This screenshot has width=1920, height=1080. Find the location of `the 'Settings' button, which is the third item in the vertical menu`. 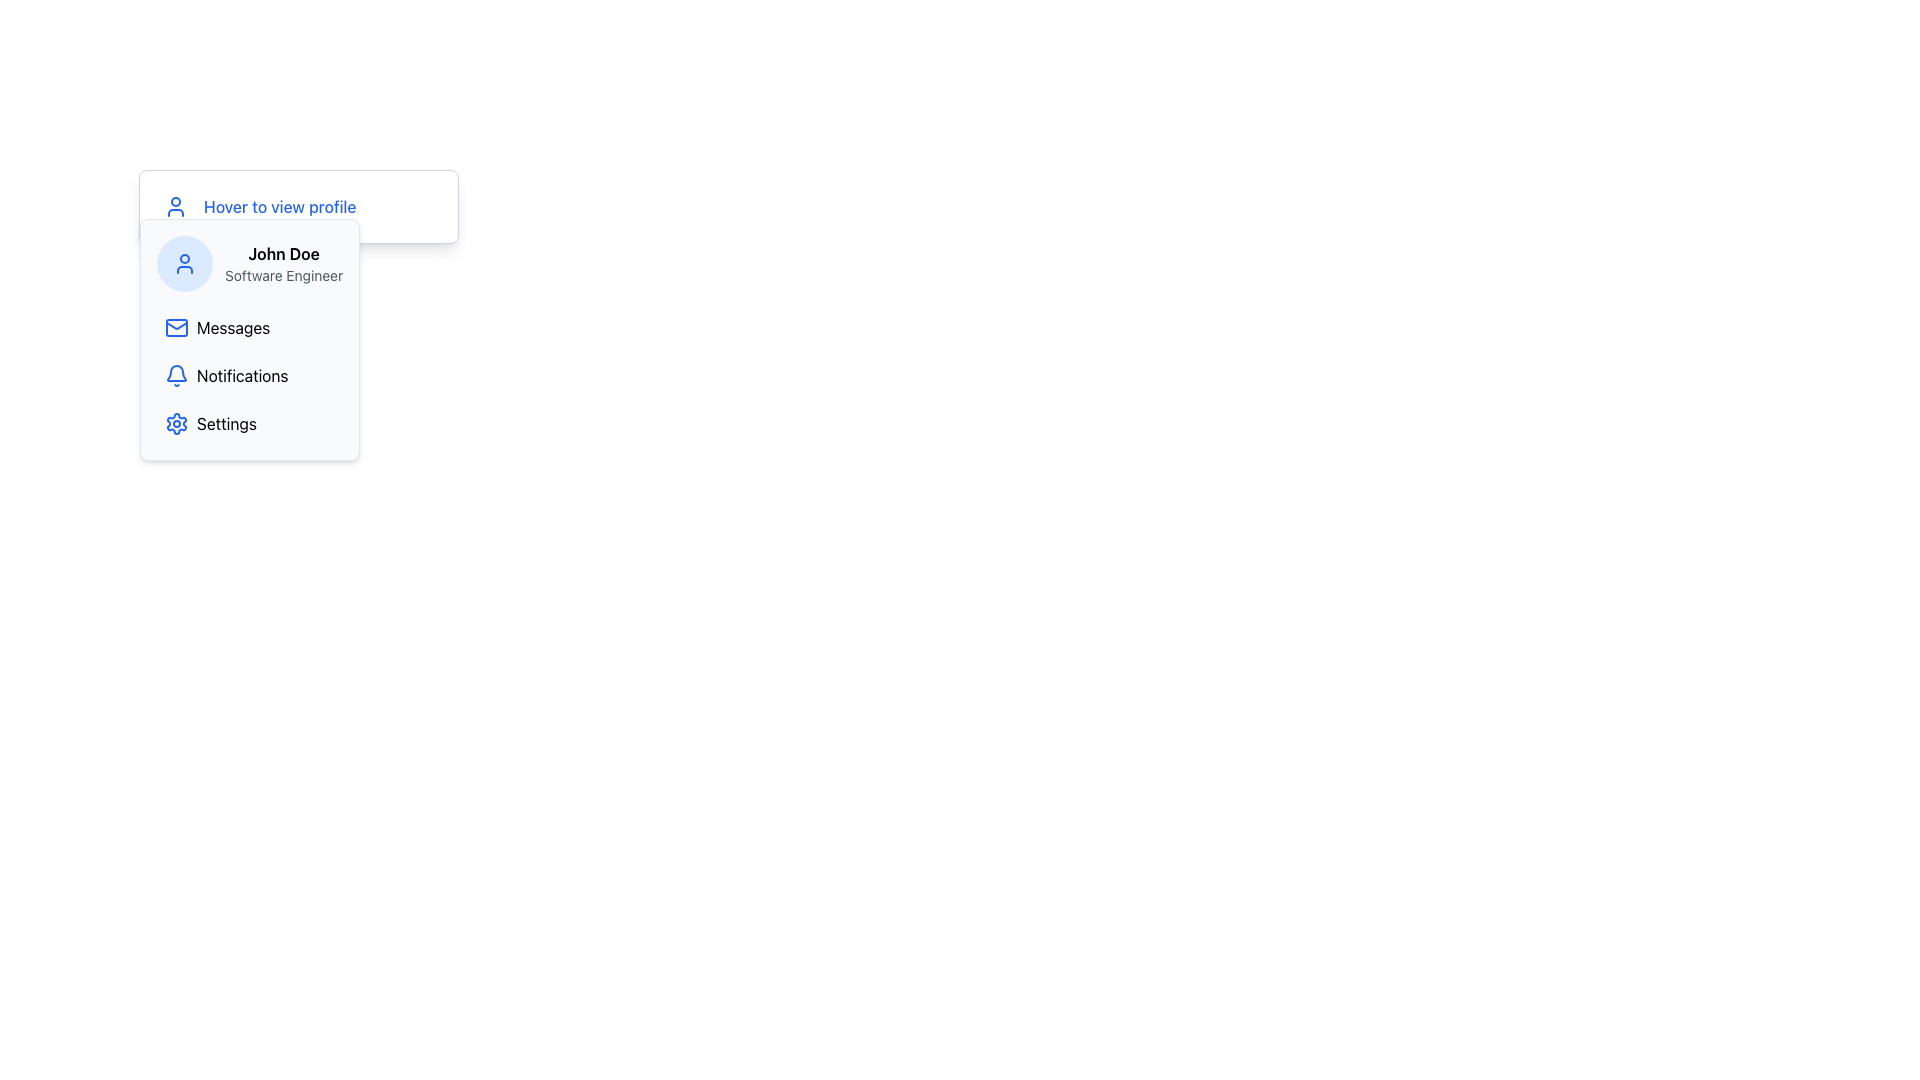

the 'Settings' button, which is the third item in the vertical menu is located at coordinates (249, 423).